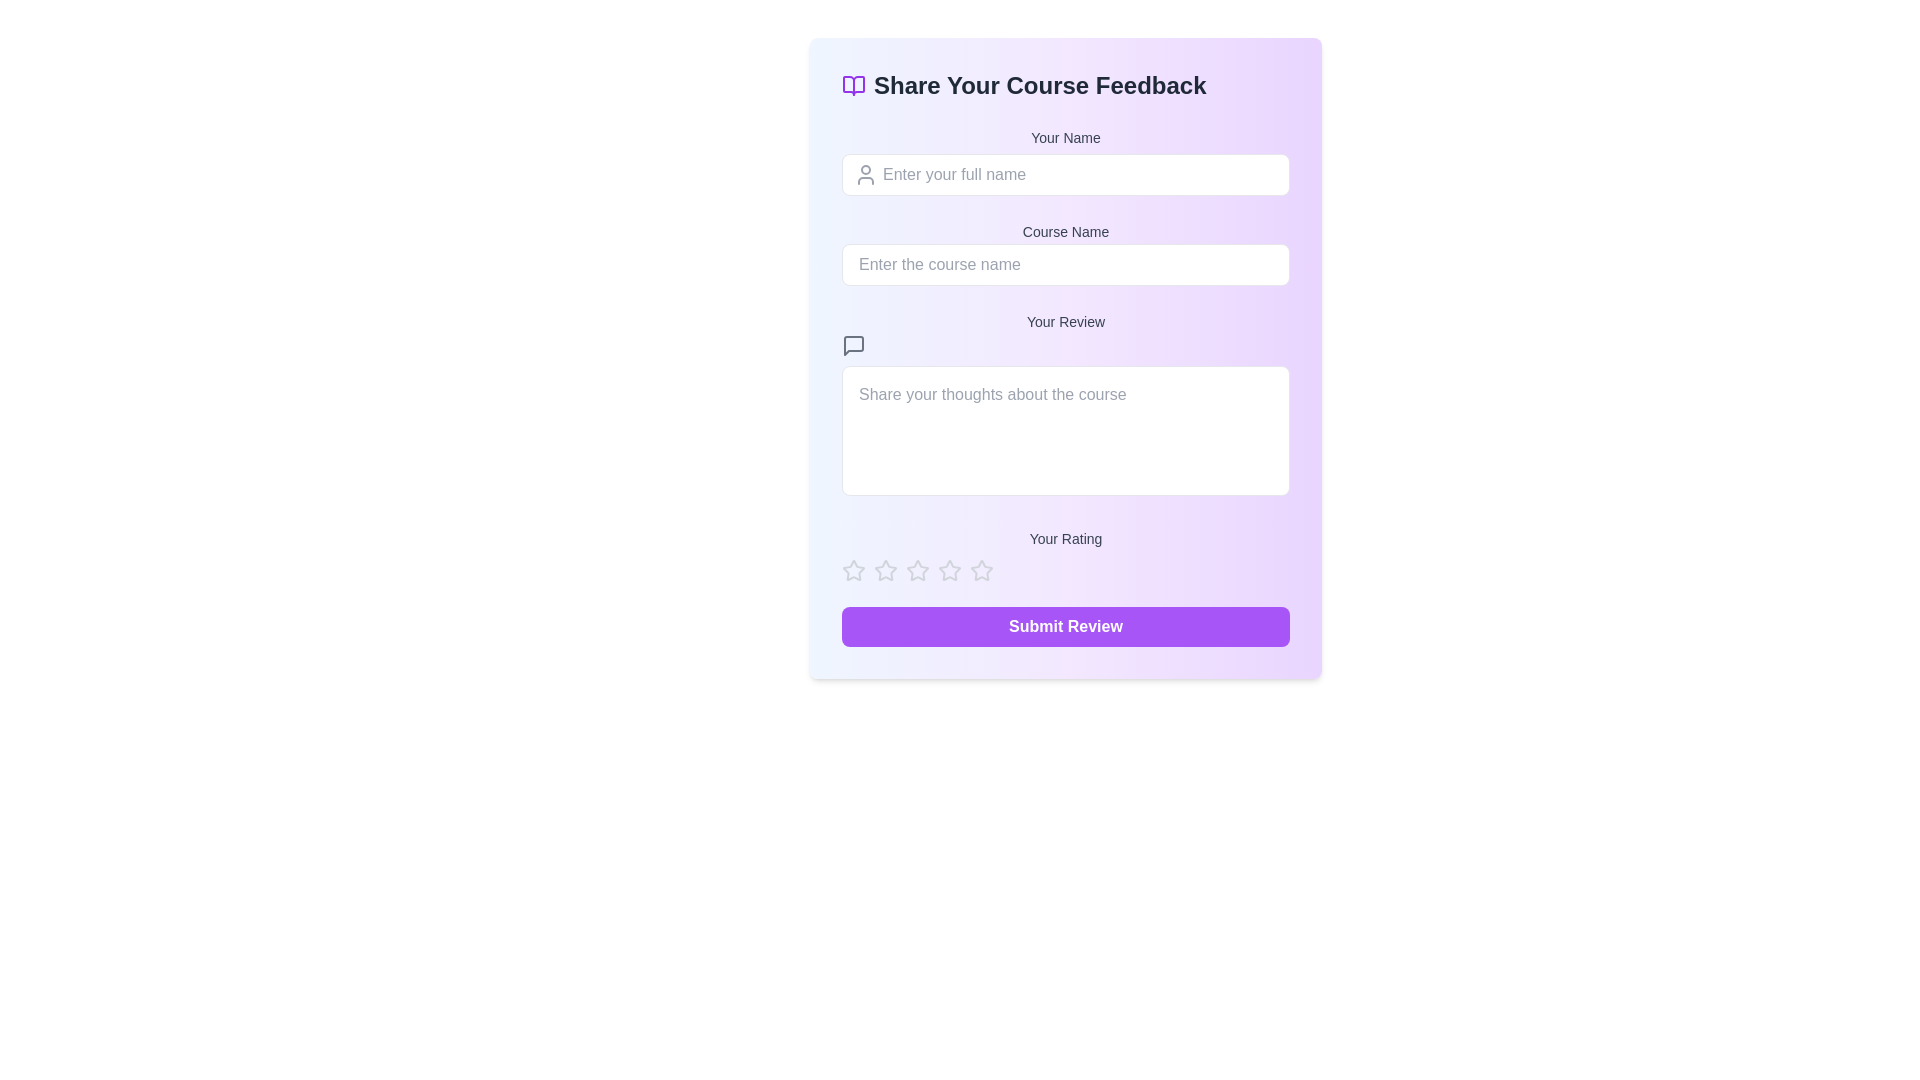 This screenshot has width=1920, height=1080. I want to click on text from the Text Label located below the 'Course Name' text box and above the review input area, which indicates the purpose of the text area, so click(1064, 320).